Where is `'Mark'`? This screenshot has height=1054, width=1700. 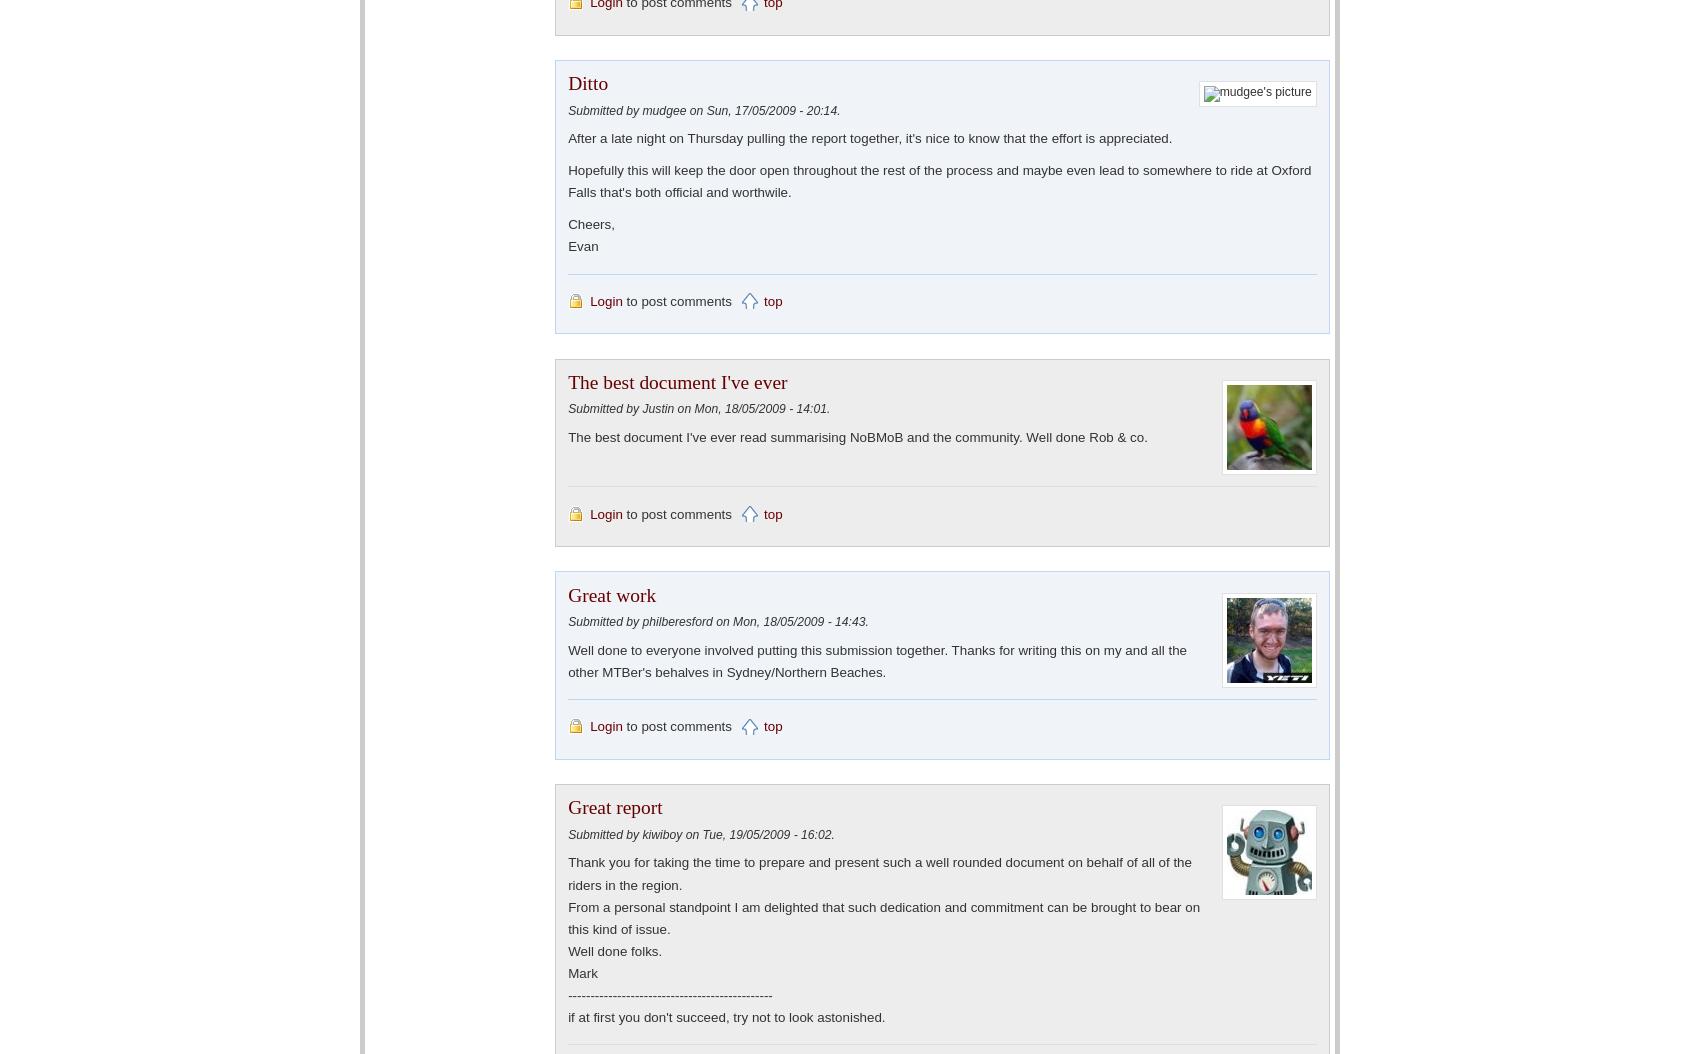
'Mark' is located at coordinates (581, 972).